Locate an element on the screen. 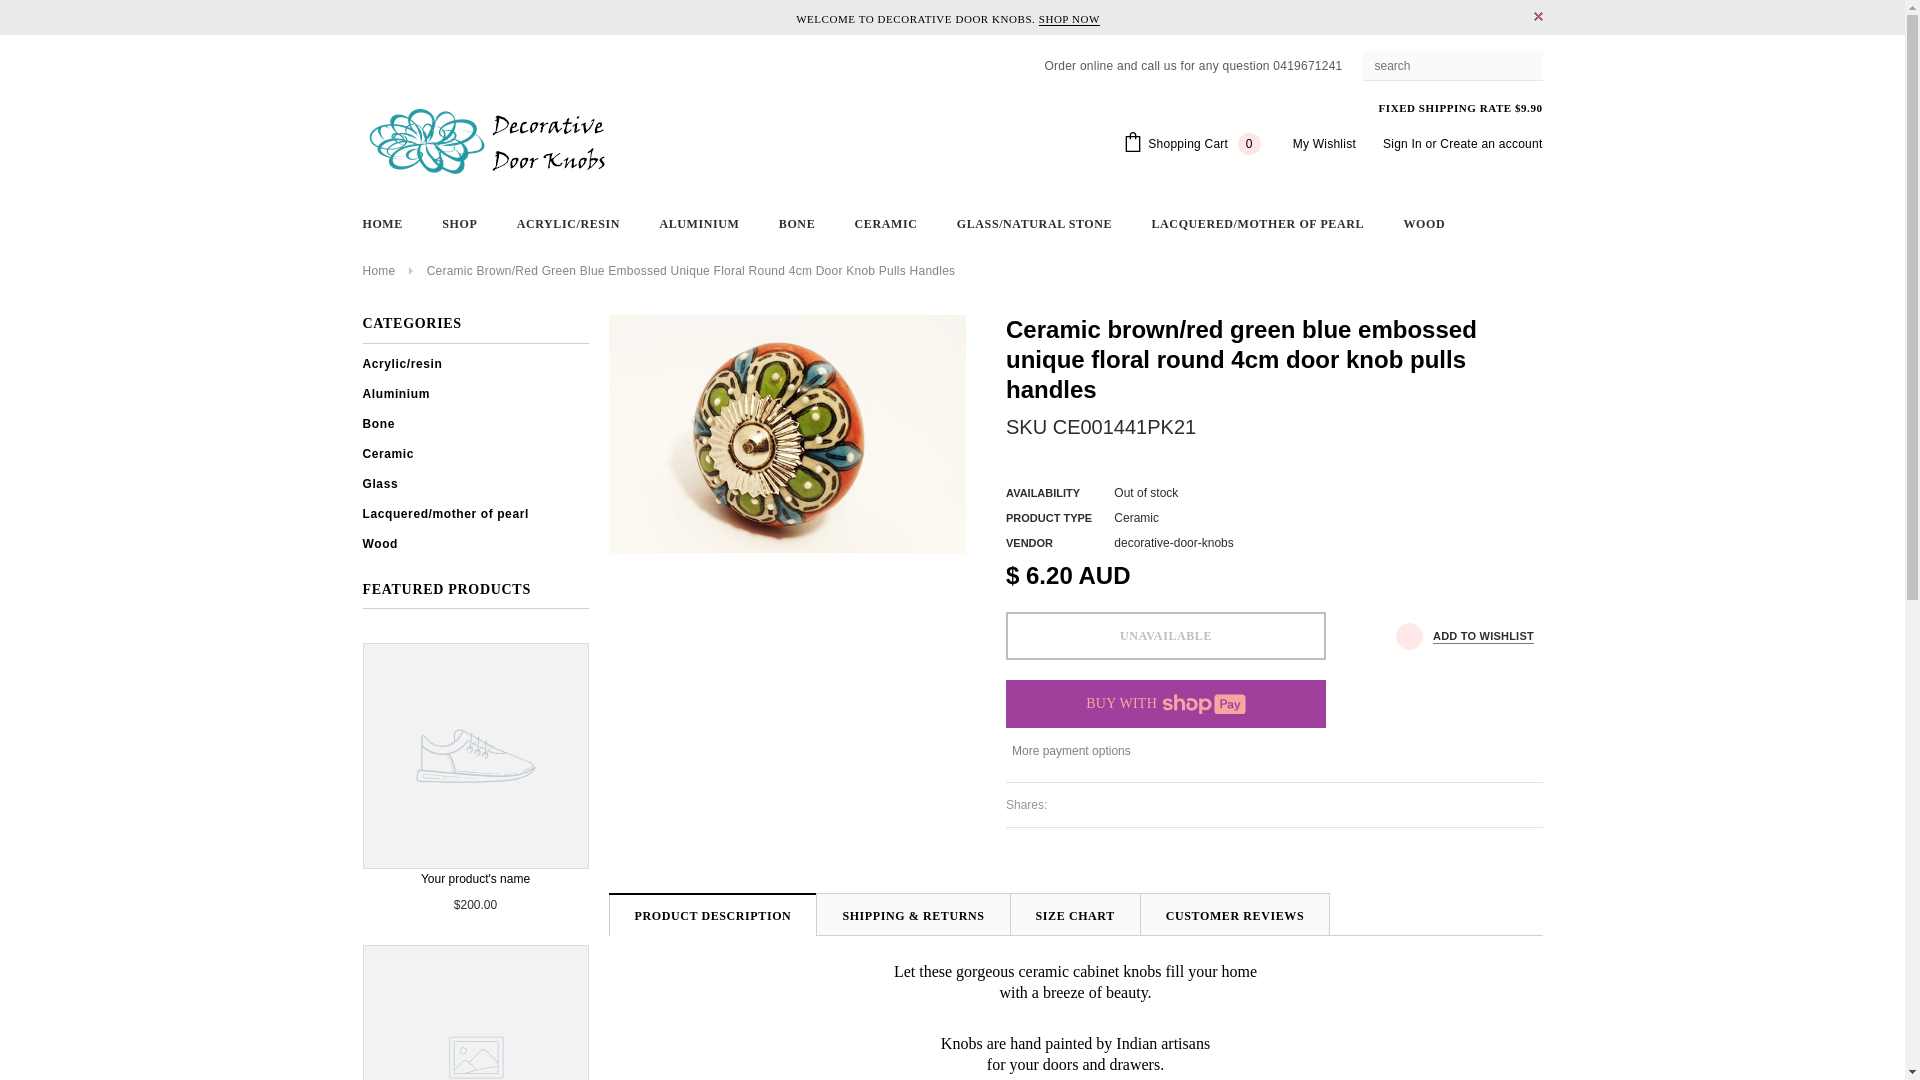 This screenshot has height=1080, width=1920. 'Home' is located at coordinates (378, 270).